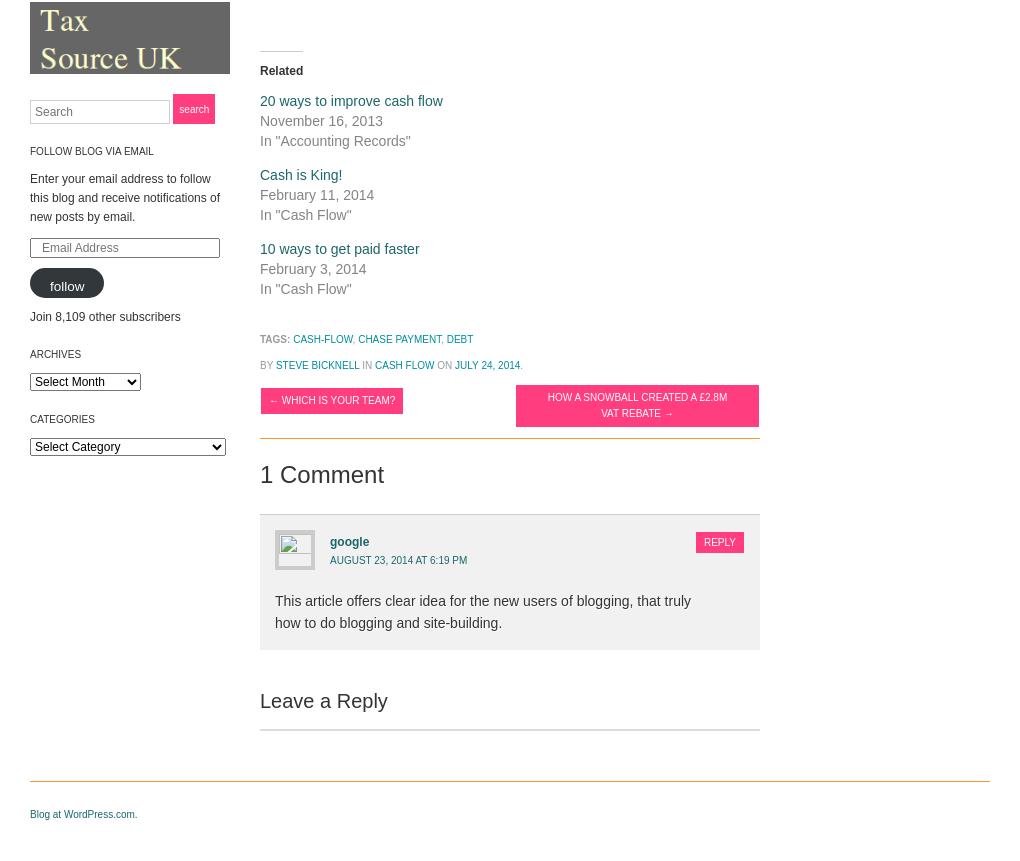 Image resolution: width=1020 pixels, height=861 pixels. Describe the element at coordinates (123, 197) in the screenshot. I see `'Enter your email address to follow this blog and receive notifications of new posts by email.'` at that location.